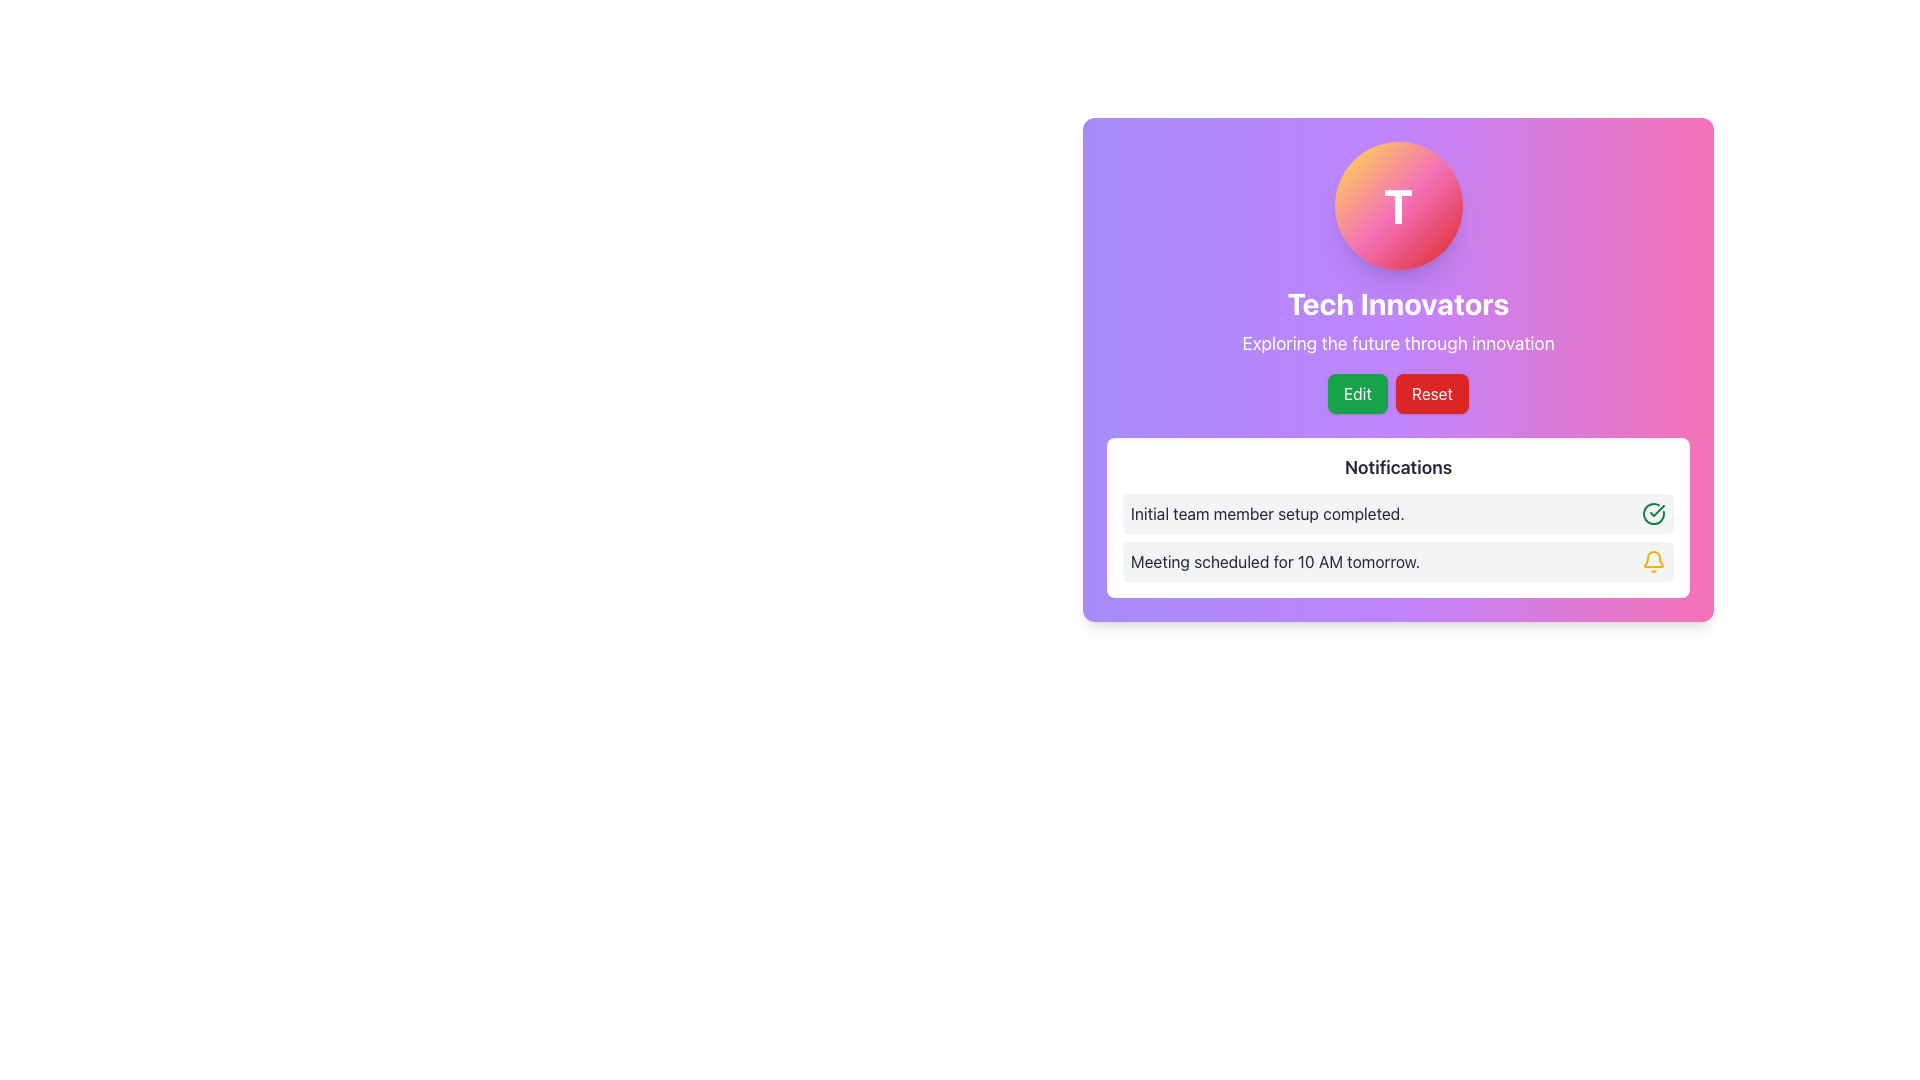  What do you see at coordinates (1397, 304) in the screenshot?
I see `the text label that serves as the title or header, located below a circular gradient icon with the letter 'T' and above the descriptor text 'Exploring the future through innovation'` at bounding box center [1397, 304].